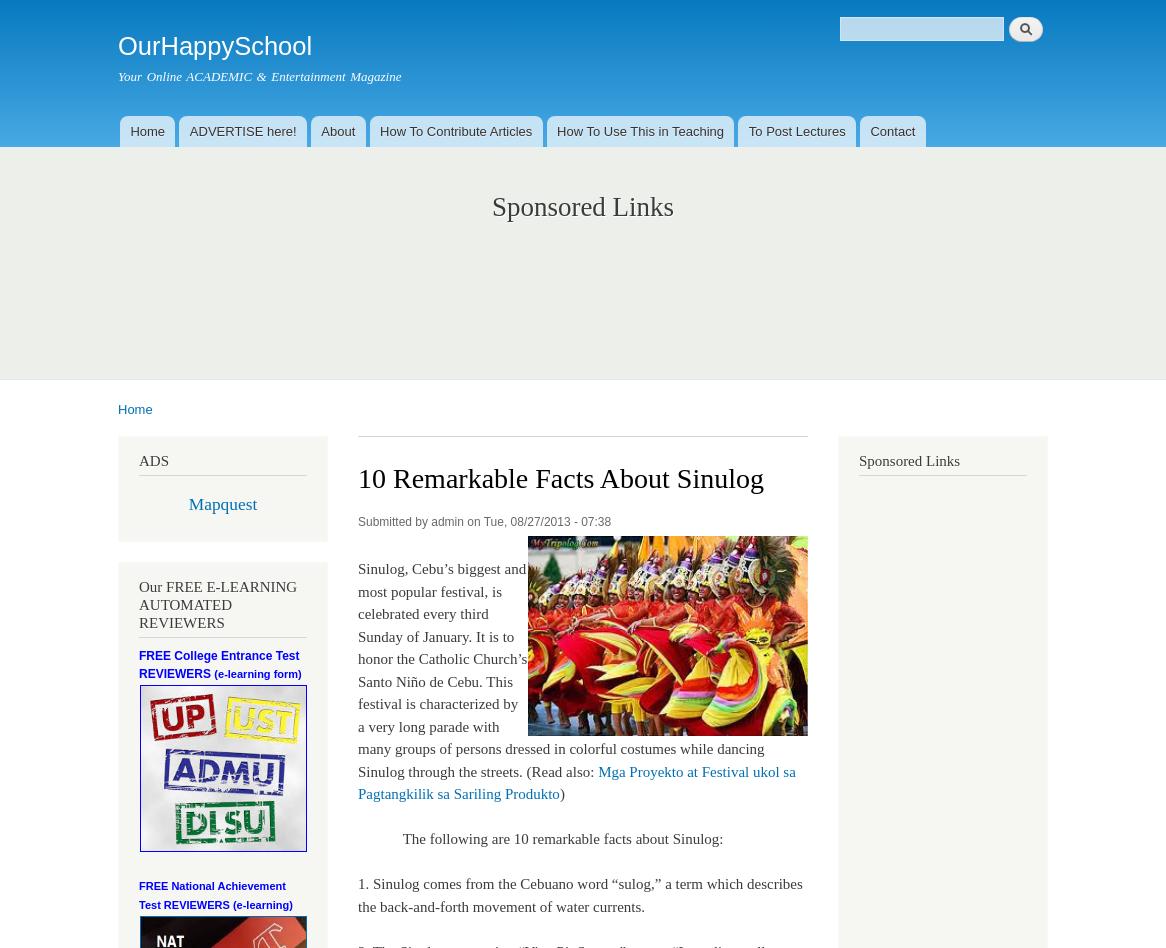  What do you see at coordinates (242, 130) in the screenshot?
I see `'ADVERTISE here!'` at bounding box center [242, 130].